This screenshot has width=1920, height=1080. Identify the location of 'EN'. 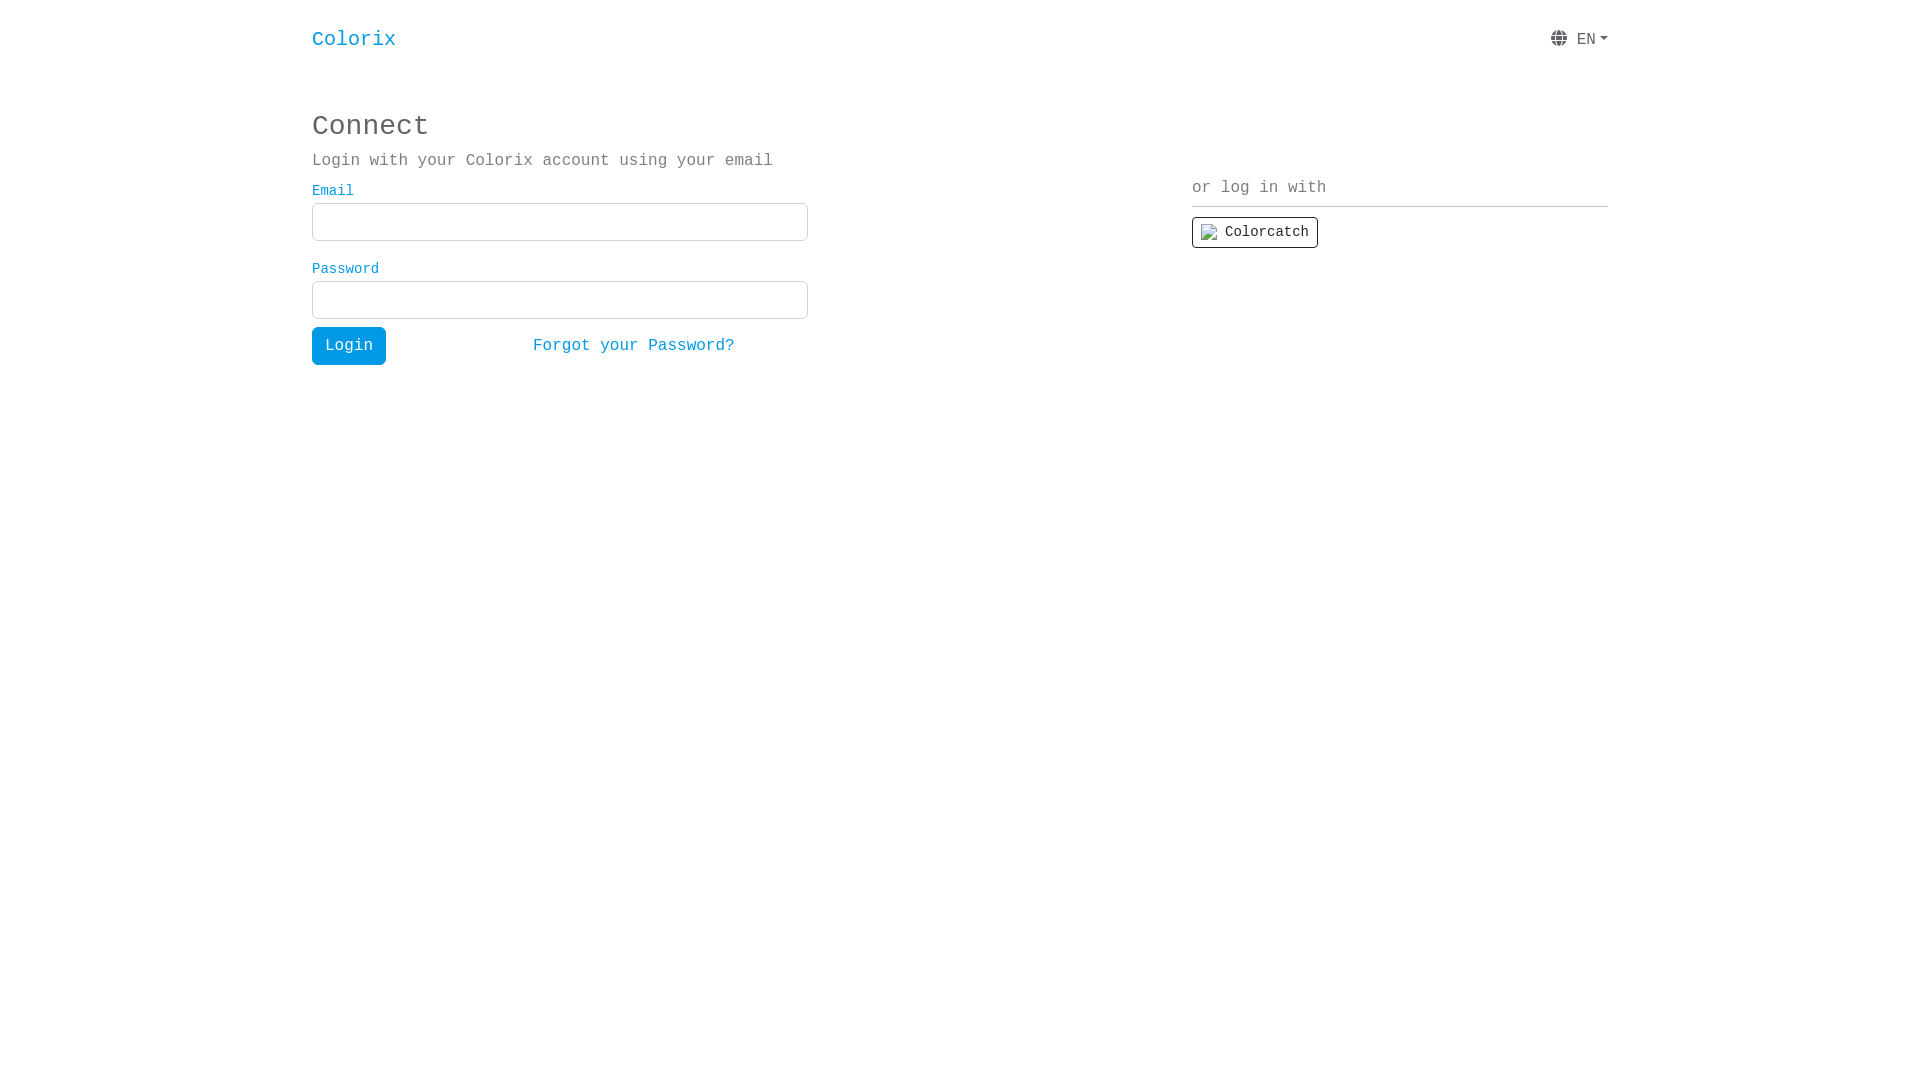
(1578, 39).